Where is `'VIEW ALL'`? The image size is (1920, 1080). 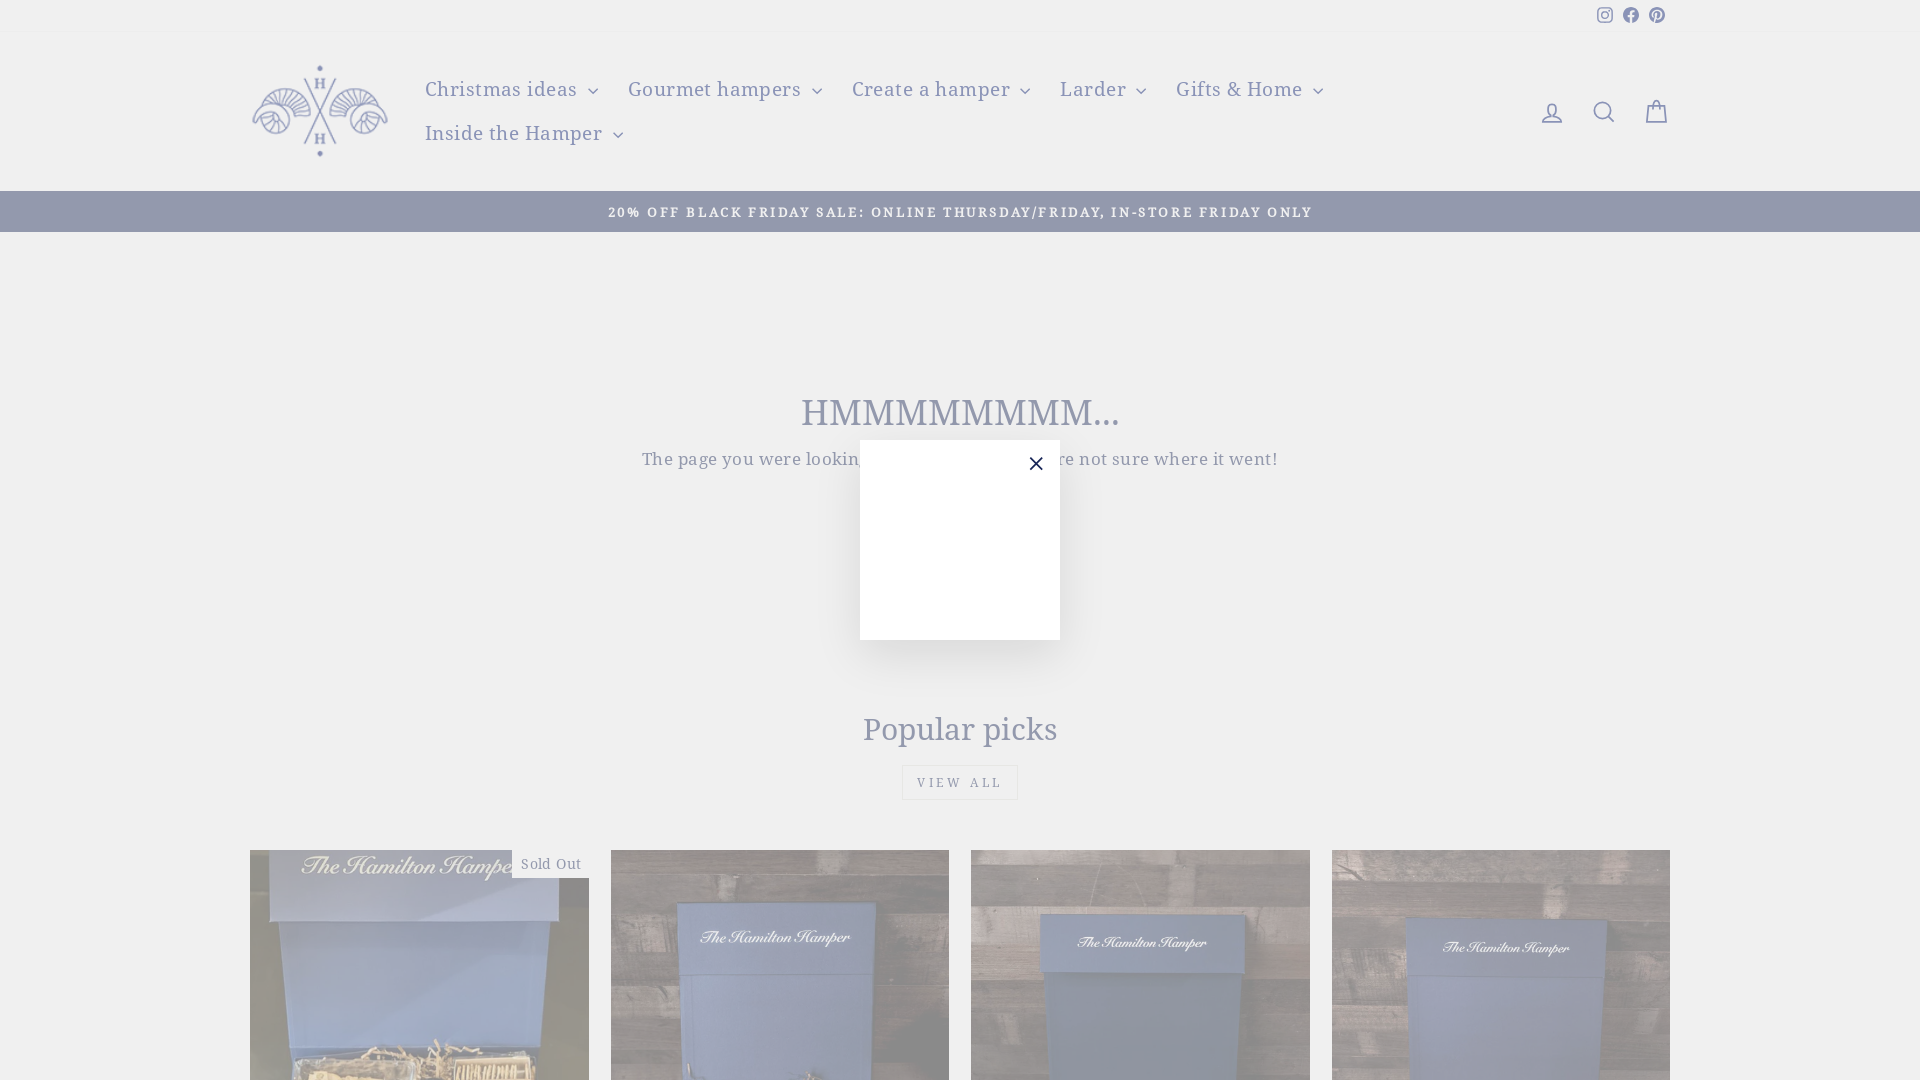 'VIEW ALL' is located at coordinates (960, 781).